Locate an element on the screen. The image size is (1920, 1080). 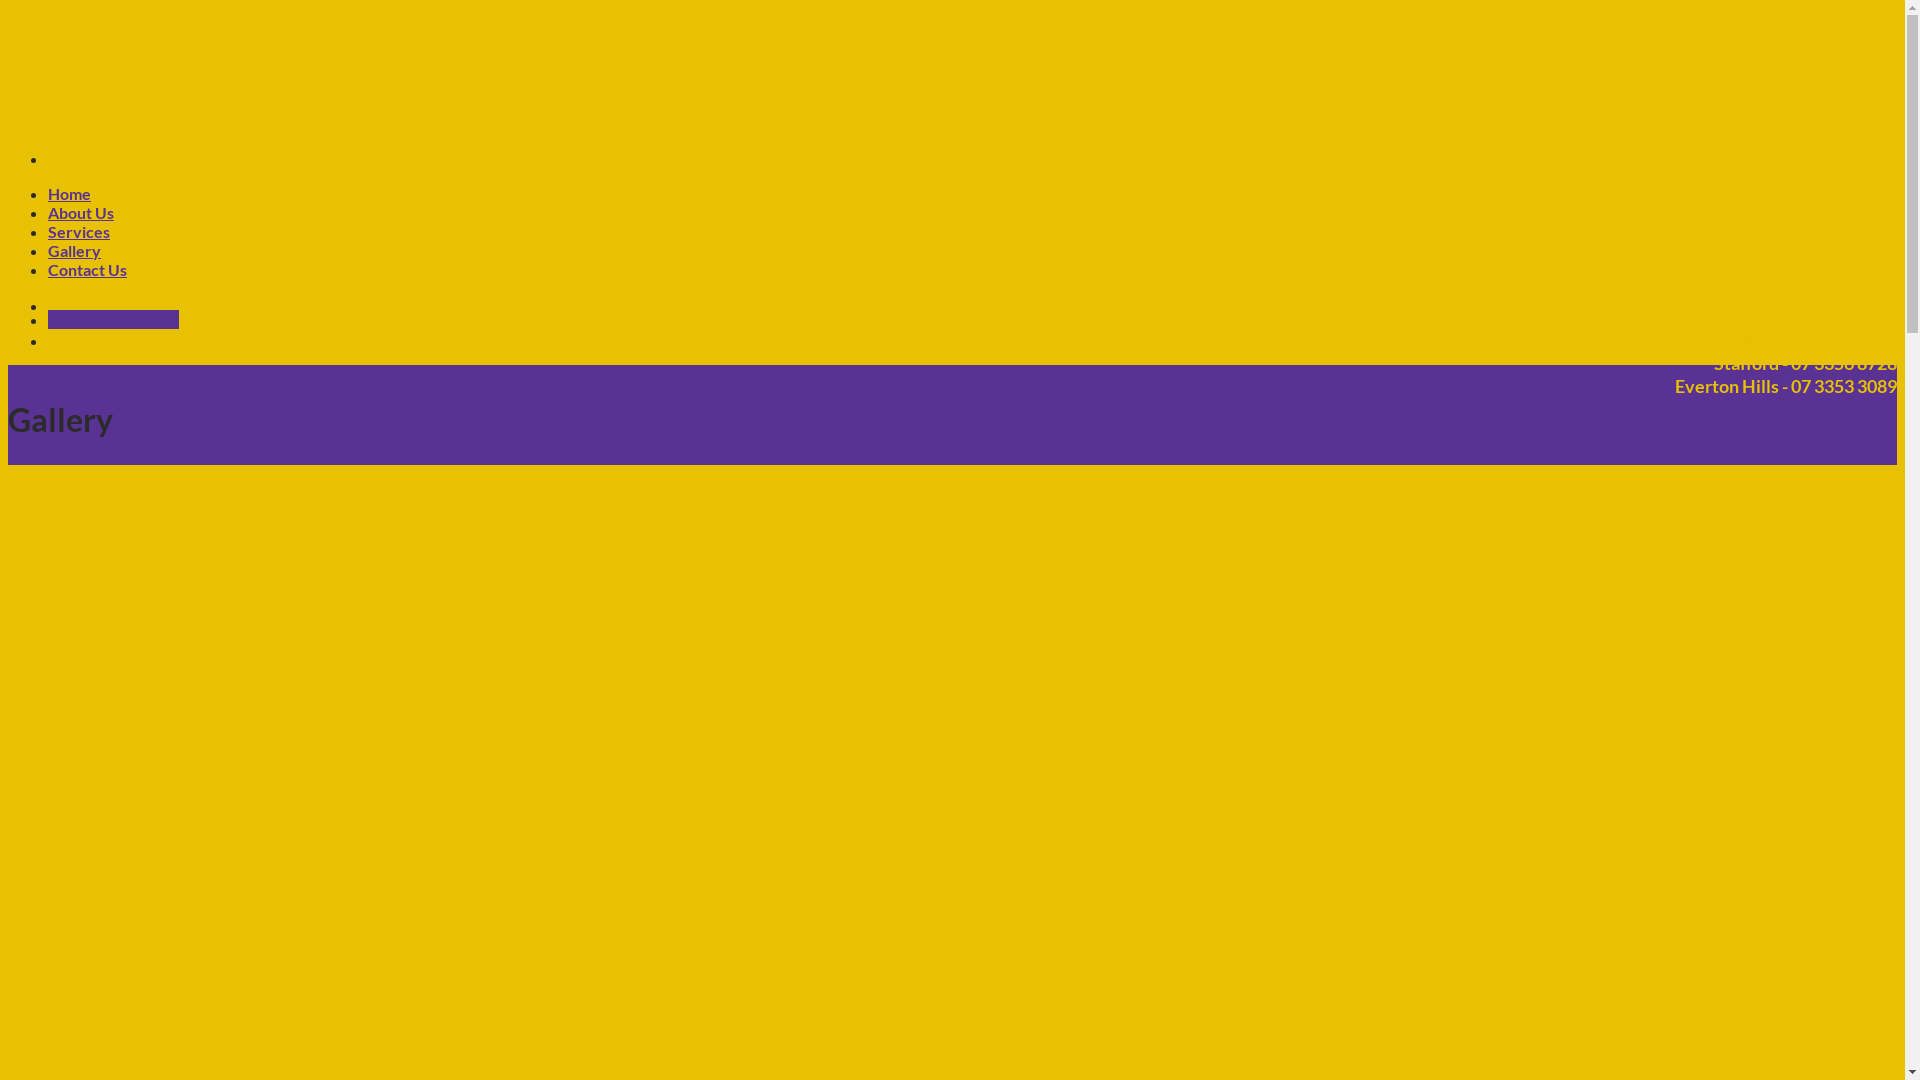
'Find Us' is located at coordinates (76, 318).